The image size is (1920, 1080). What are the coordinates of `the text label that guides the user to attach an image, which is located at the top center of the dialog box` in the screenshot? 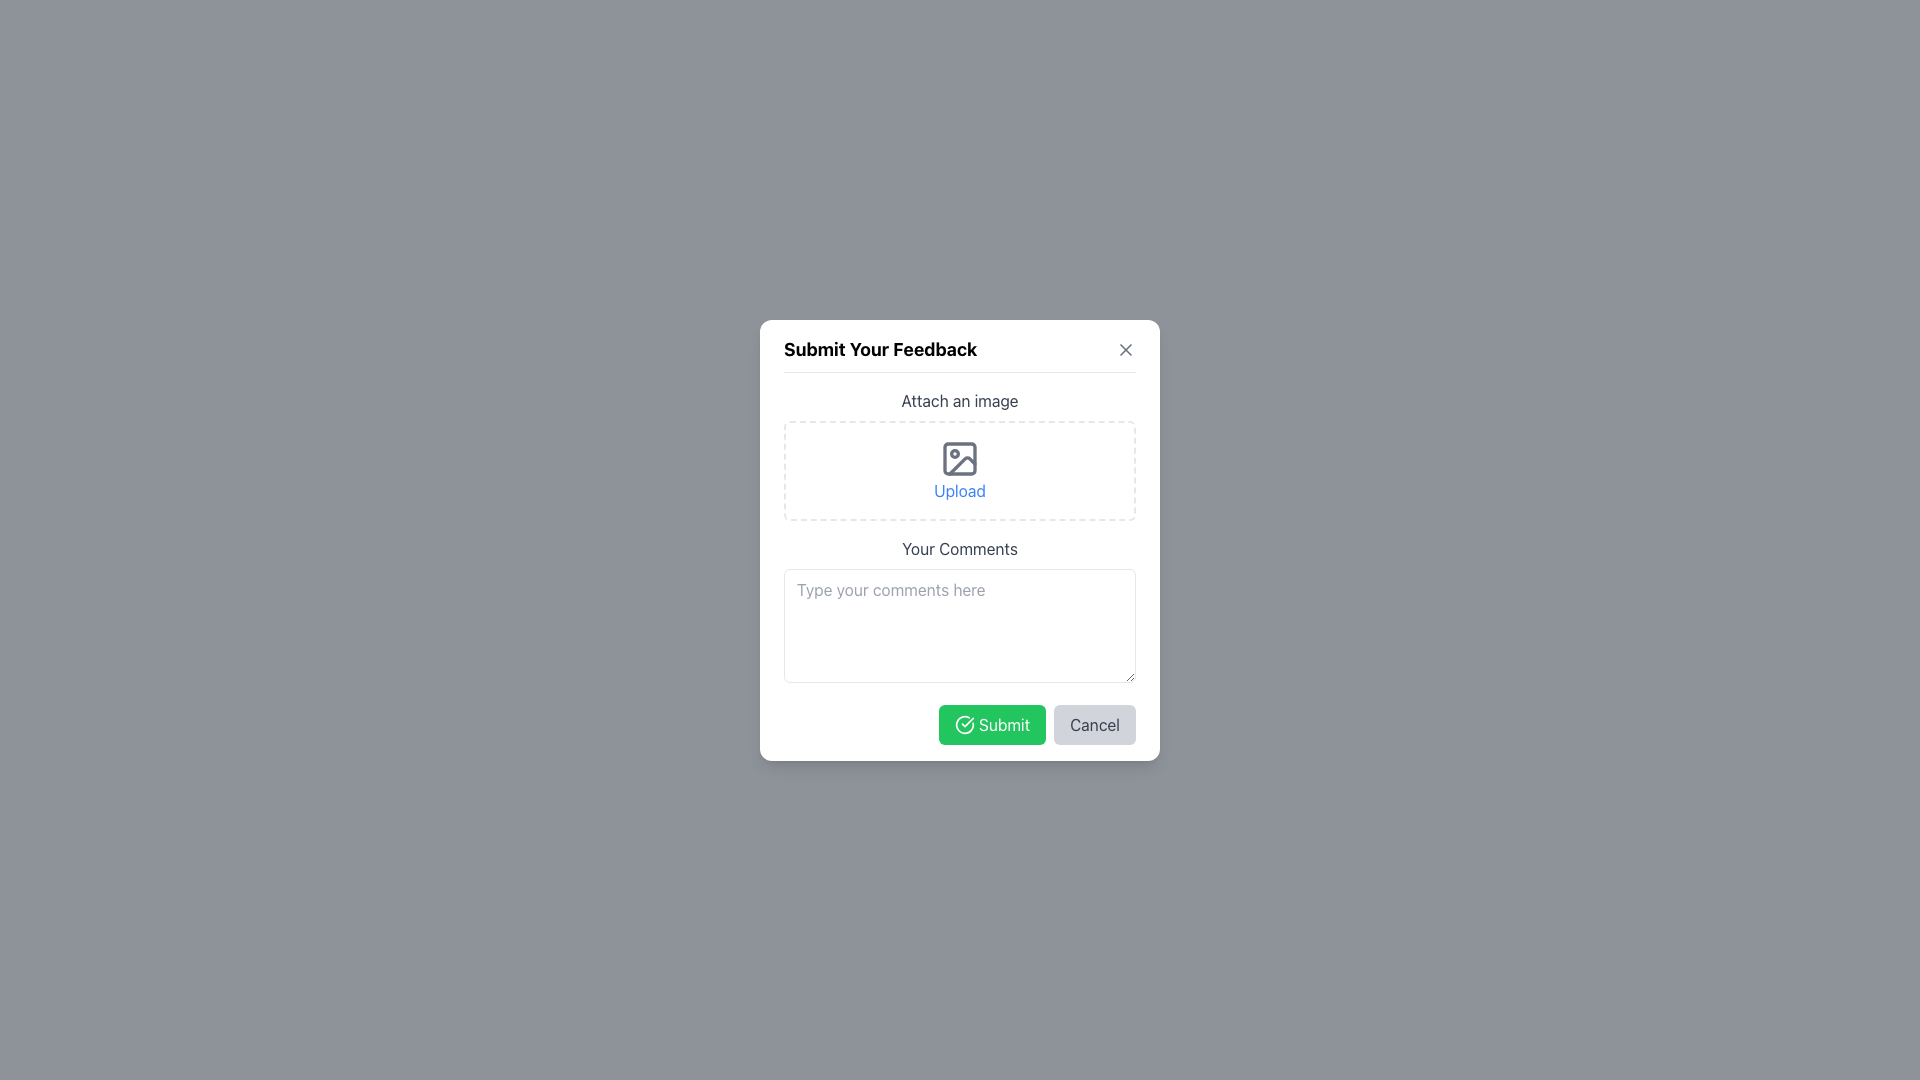 It's located at (960, 400).